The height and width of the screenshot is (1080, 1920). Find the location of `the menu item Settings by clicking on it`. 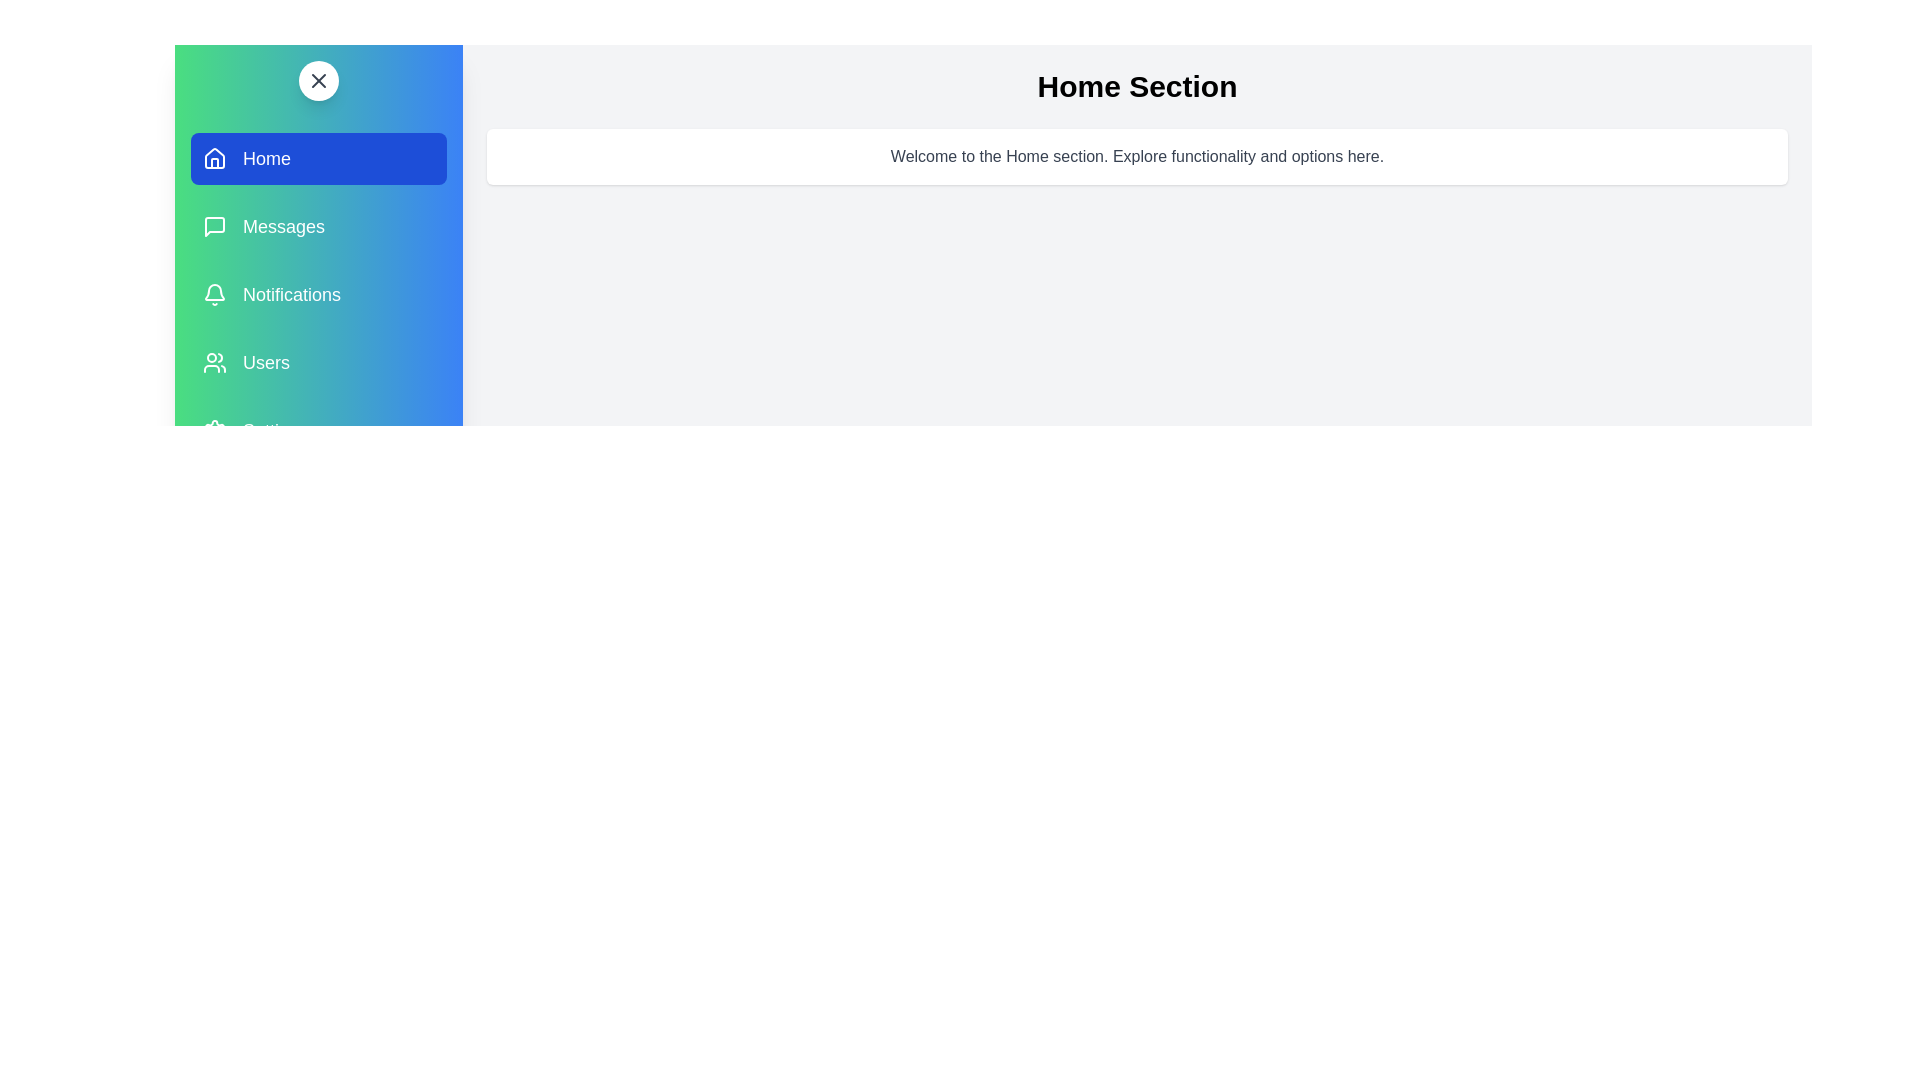

the menu item Settings by clicking on it is located at coordinates (317, 430).